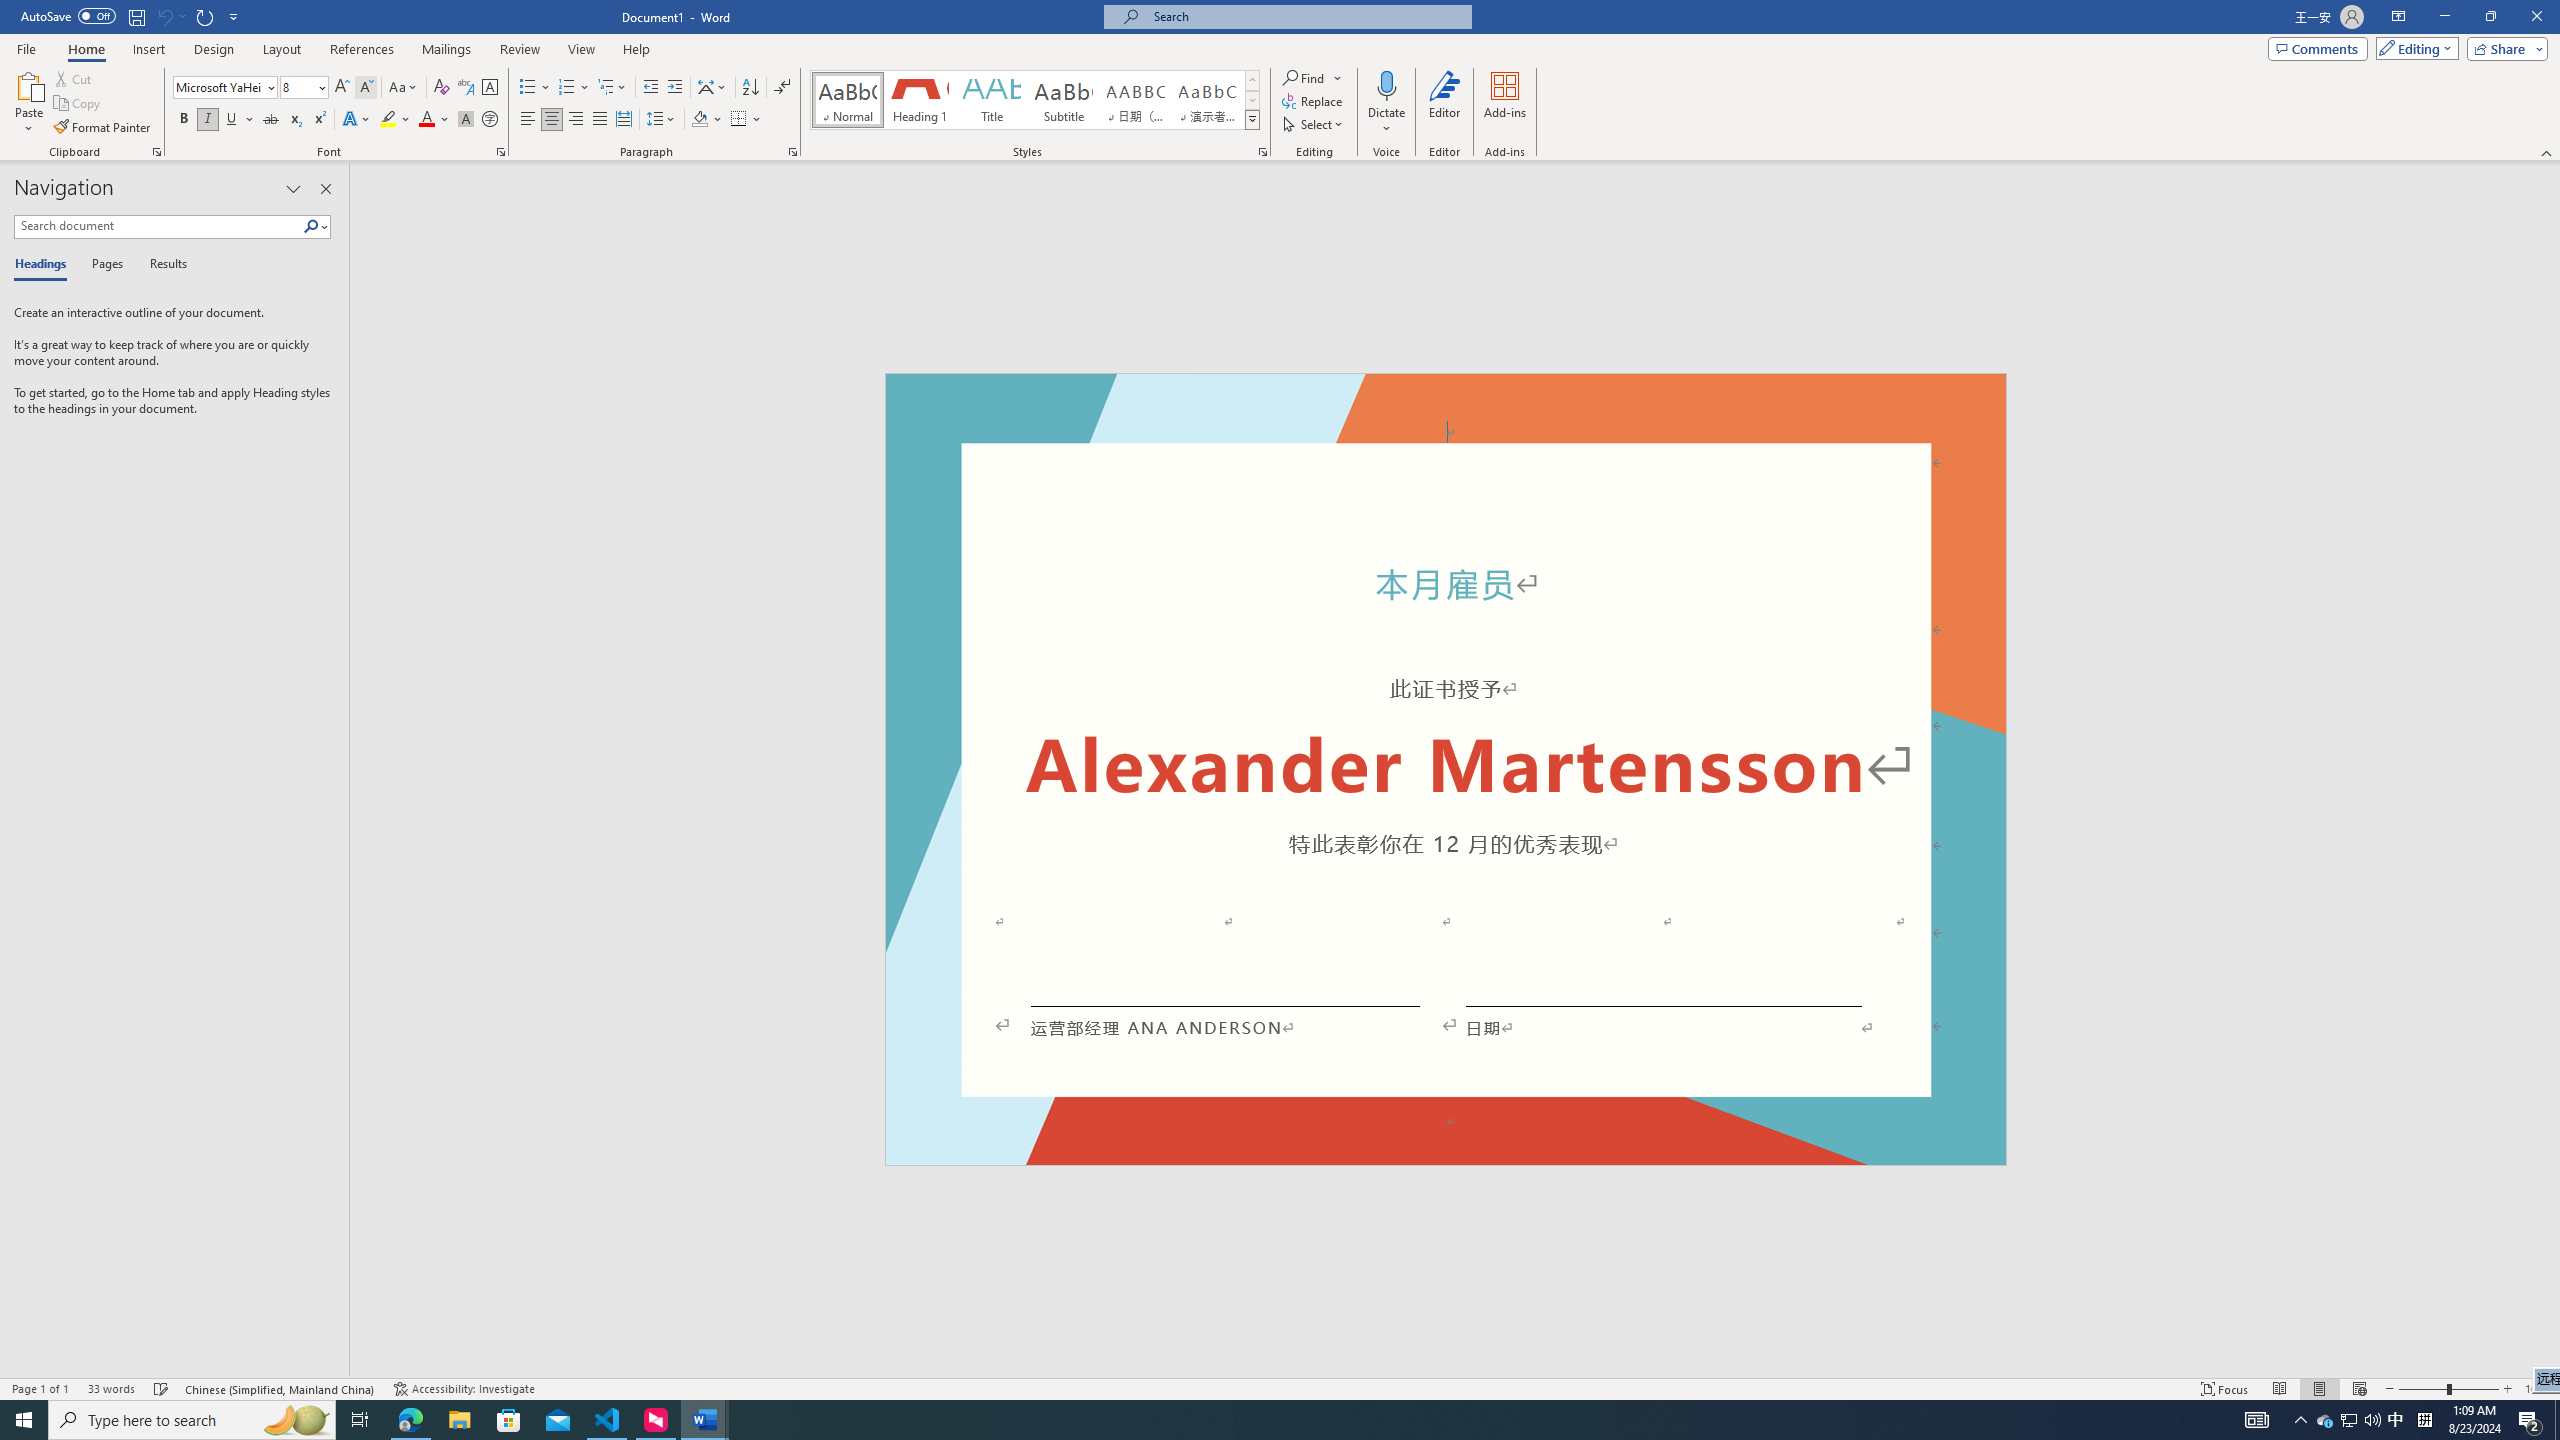 This screenshot has width=2560, height=1440. What do you see at coordinates (1313, 122) in the screenshot?
I see `'Select'` at bounding box center [1313, 122].